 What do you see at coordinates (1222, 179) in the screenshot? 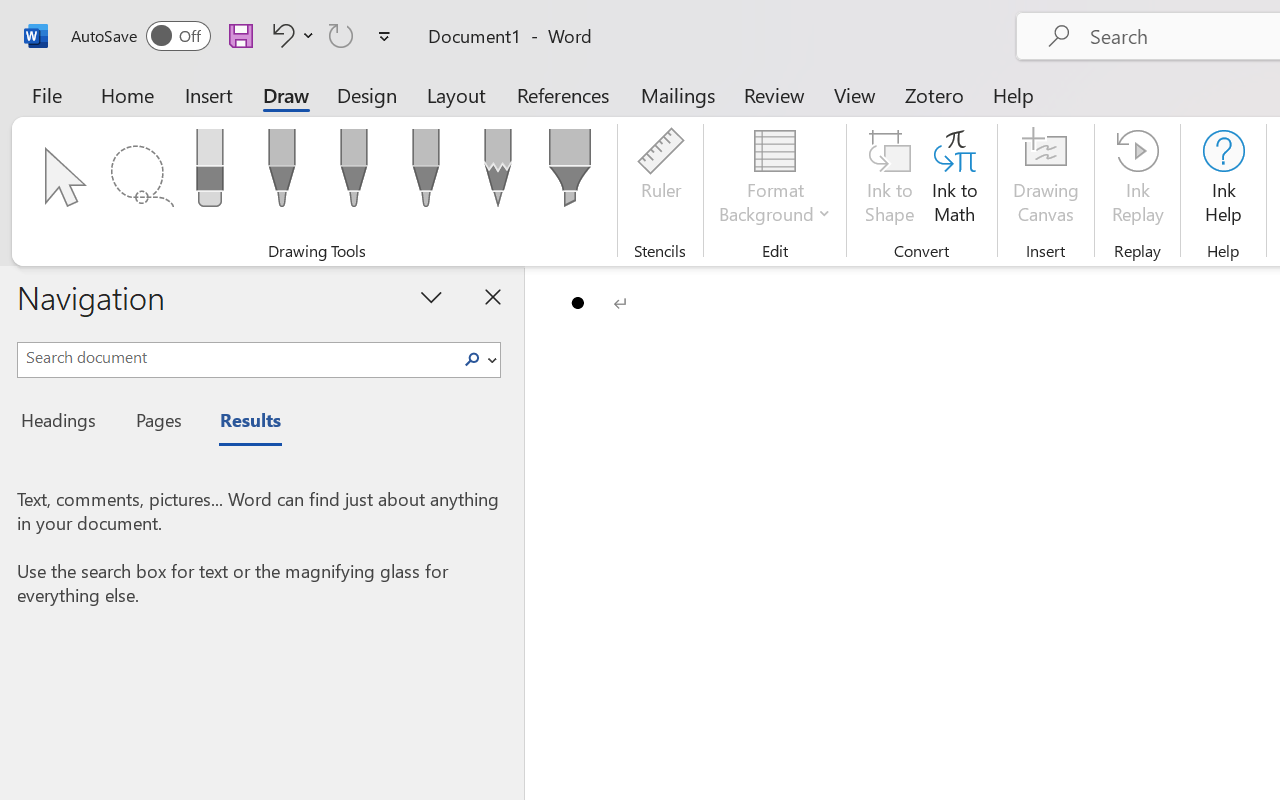
I see `'Ink Help'` at bounding box center [1222, 179].